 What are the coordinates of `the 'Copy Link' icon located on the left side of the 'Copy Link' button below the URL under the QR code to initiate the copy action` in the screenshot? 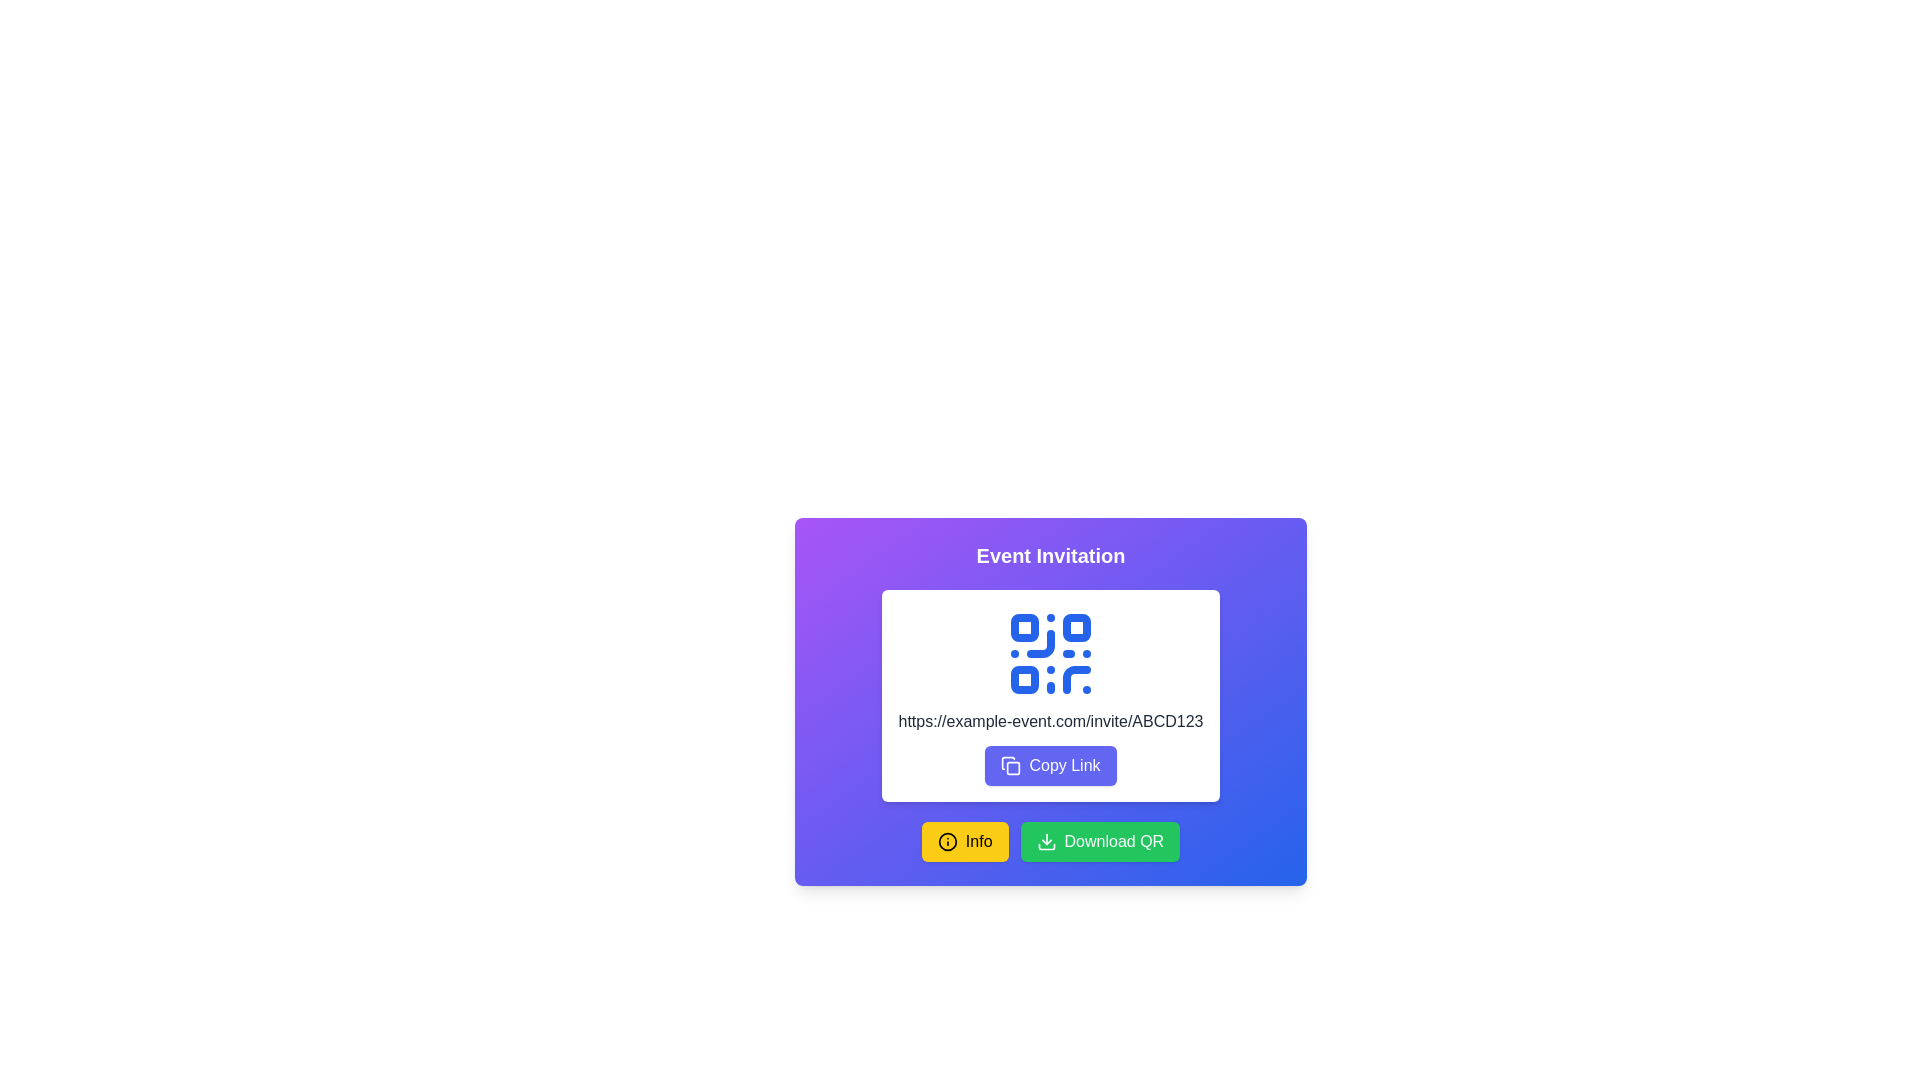 It's located at (1011, 765).